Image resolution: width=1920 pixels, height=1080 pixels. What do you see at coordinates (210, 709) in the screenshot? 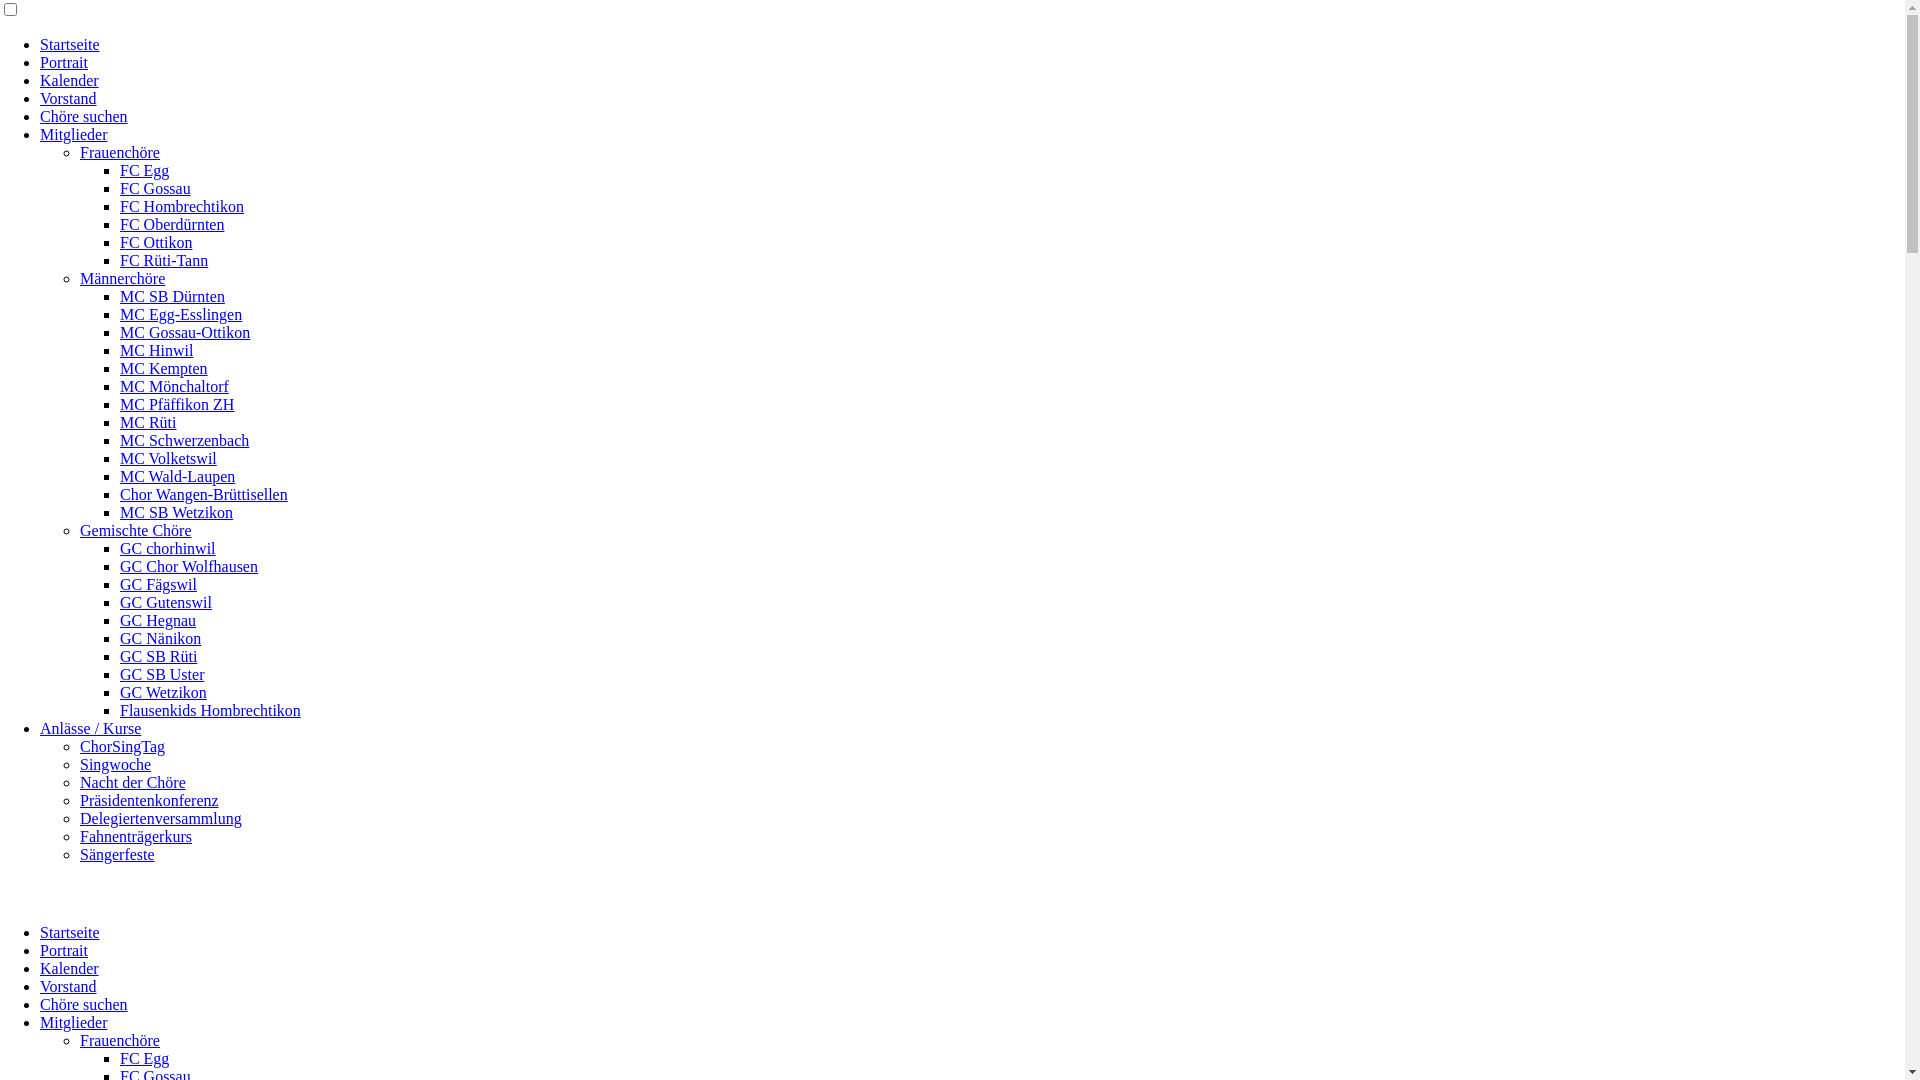
I see `'Flausenkids Hombrechtikon'` at bounding box center [210, 709].